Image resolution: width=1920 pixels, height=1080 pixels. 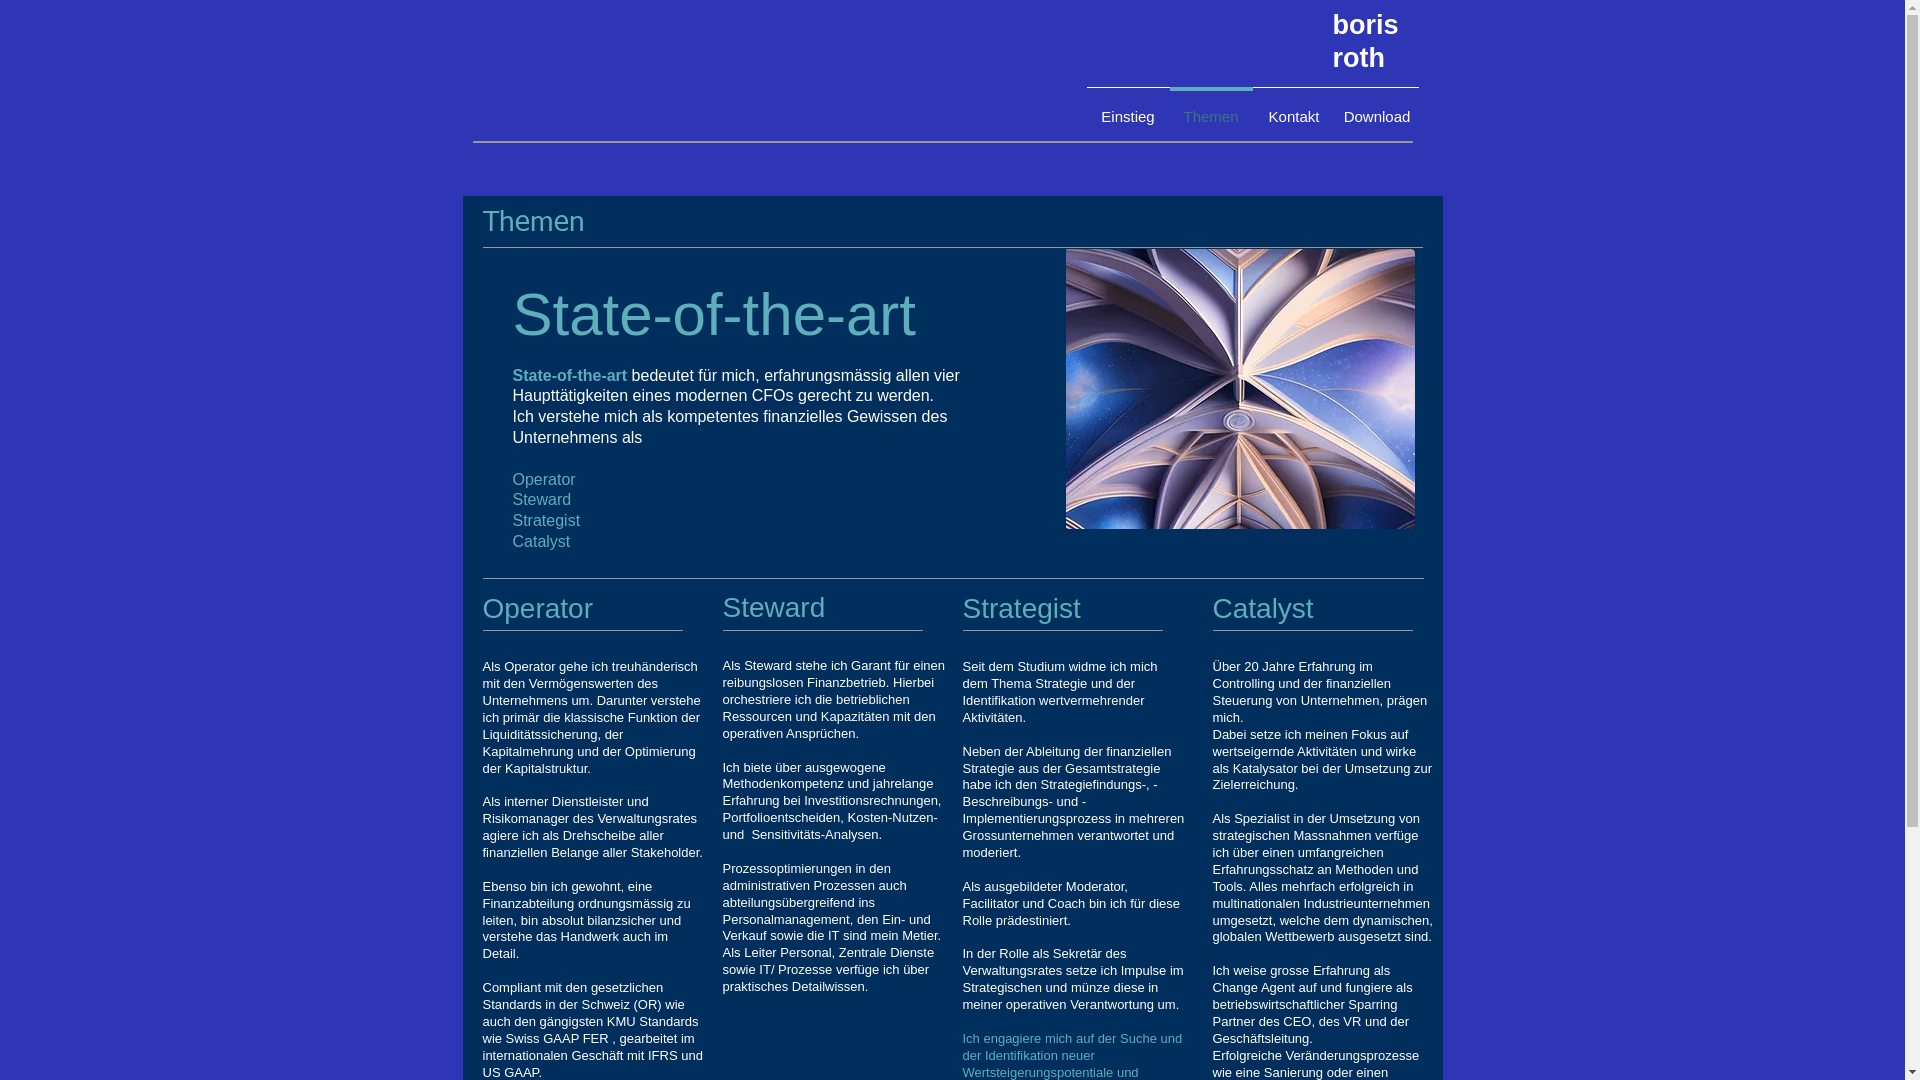 What do you see at coordinates (1293, 108) in the screenshot?
I see `'Kontakt'` at bounding box center [1293, 108].